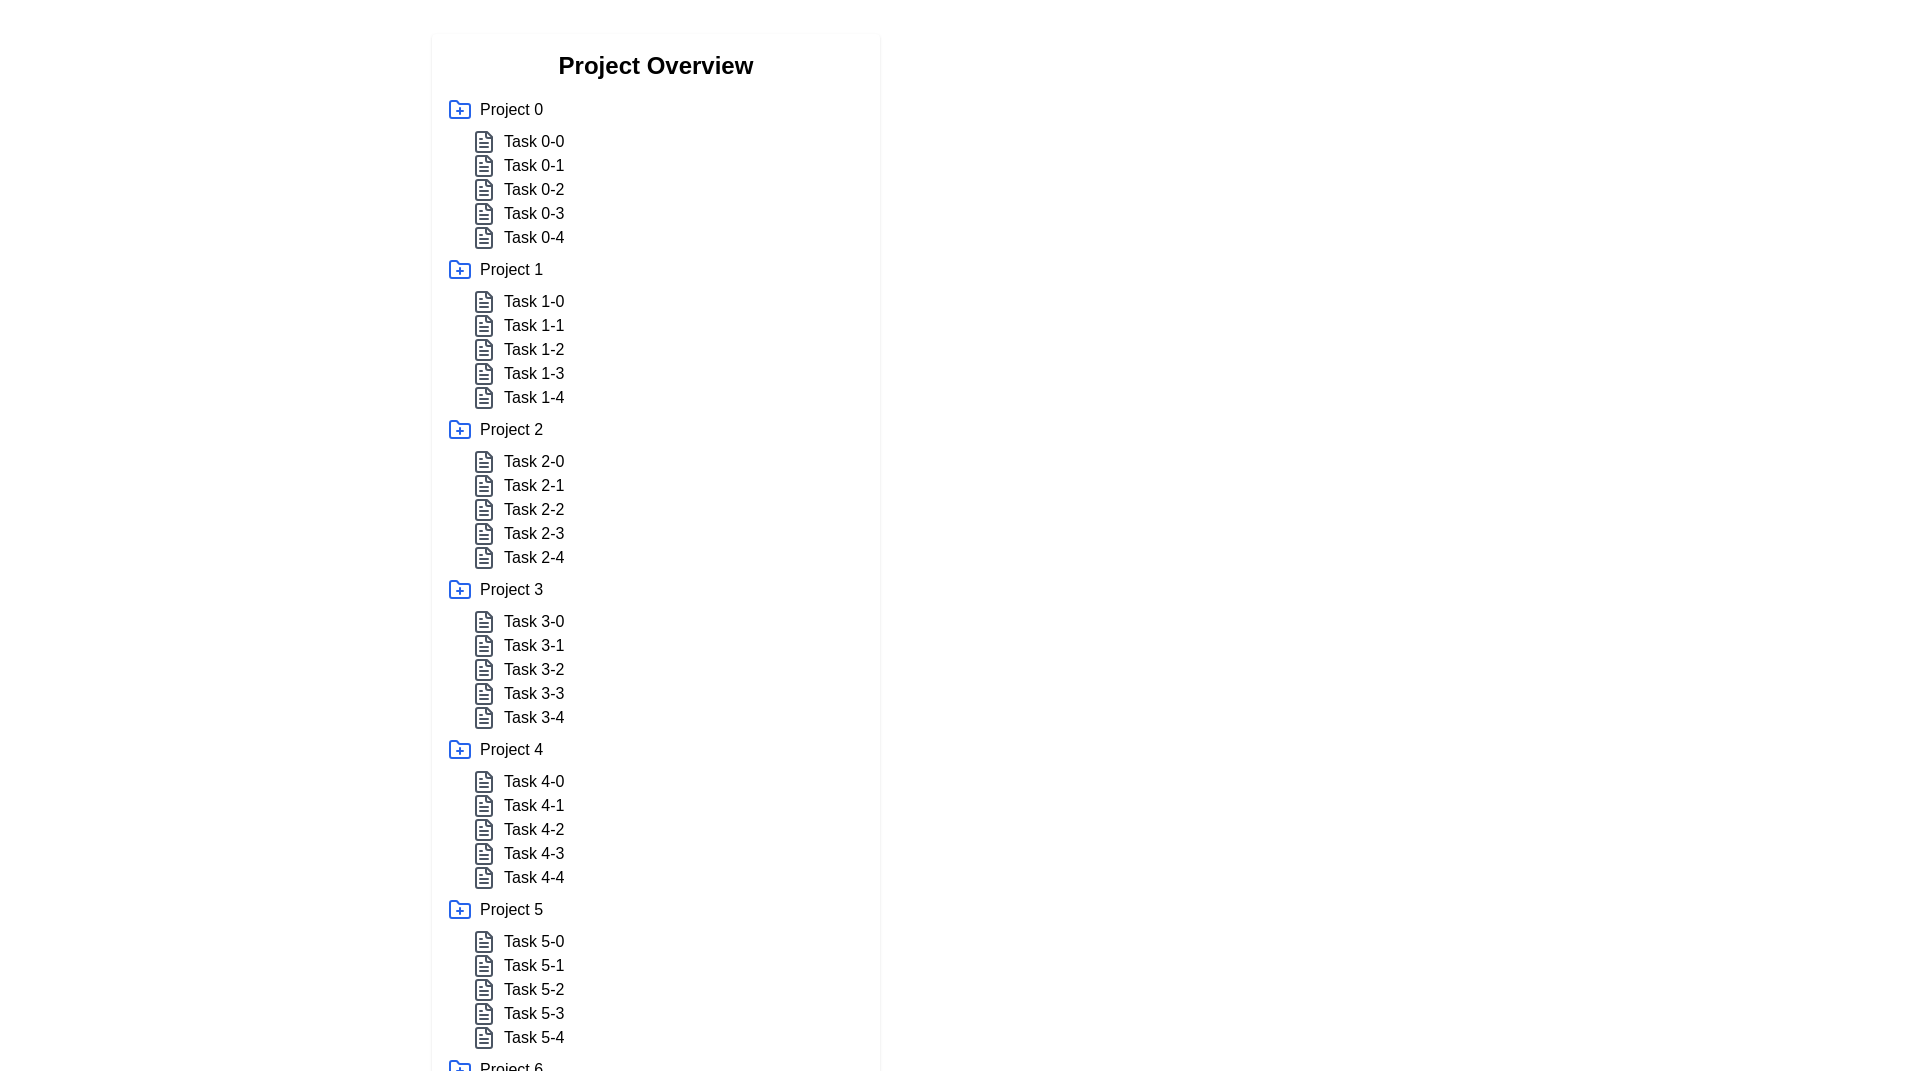 This screenshot has height=1080, width=1920. I want to click on the non-interactive text label identifying 'Task 4-1', which is the second item under 'Project 4', so click(534, 805).